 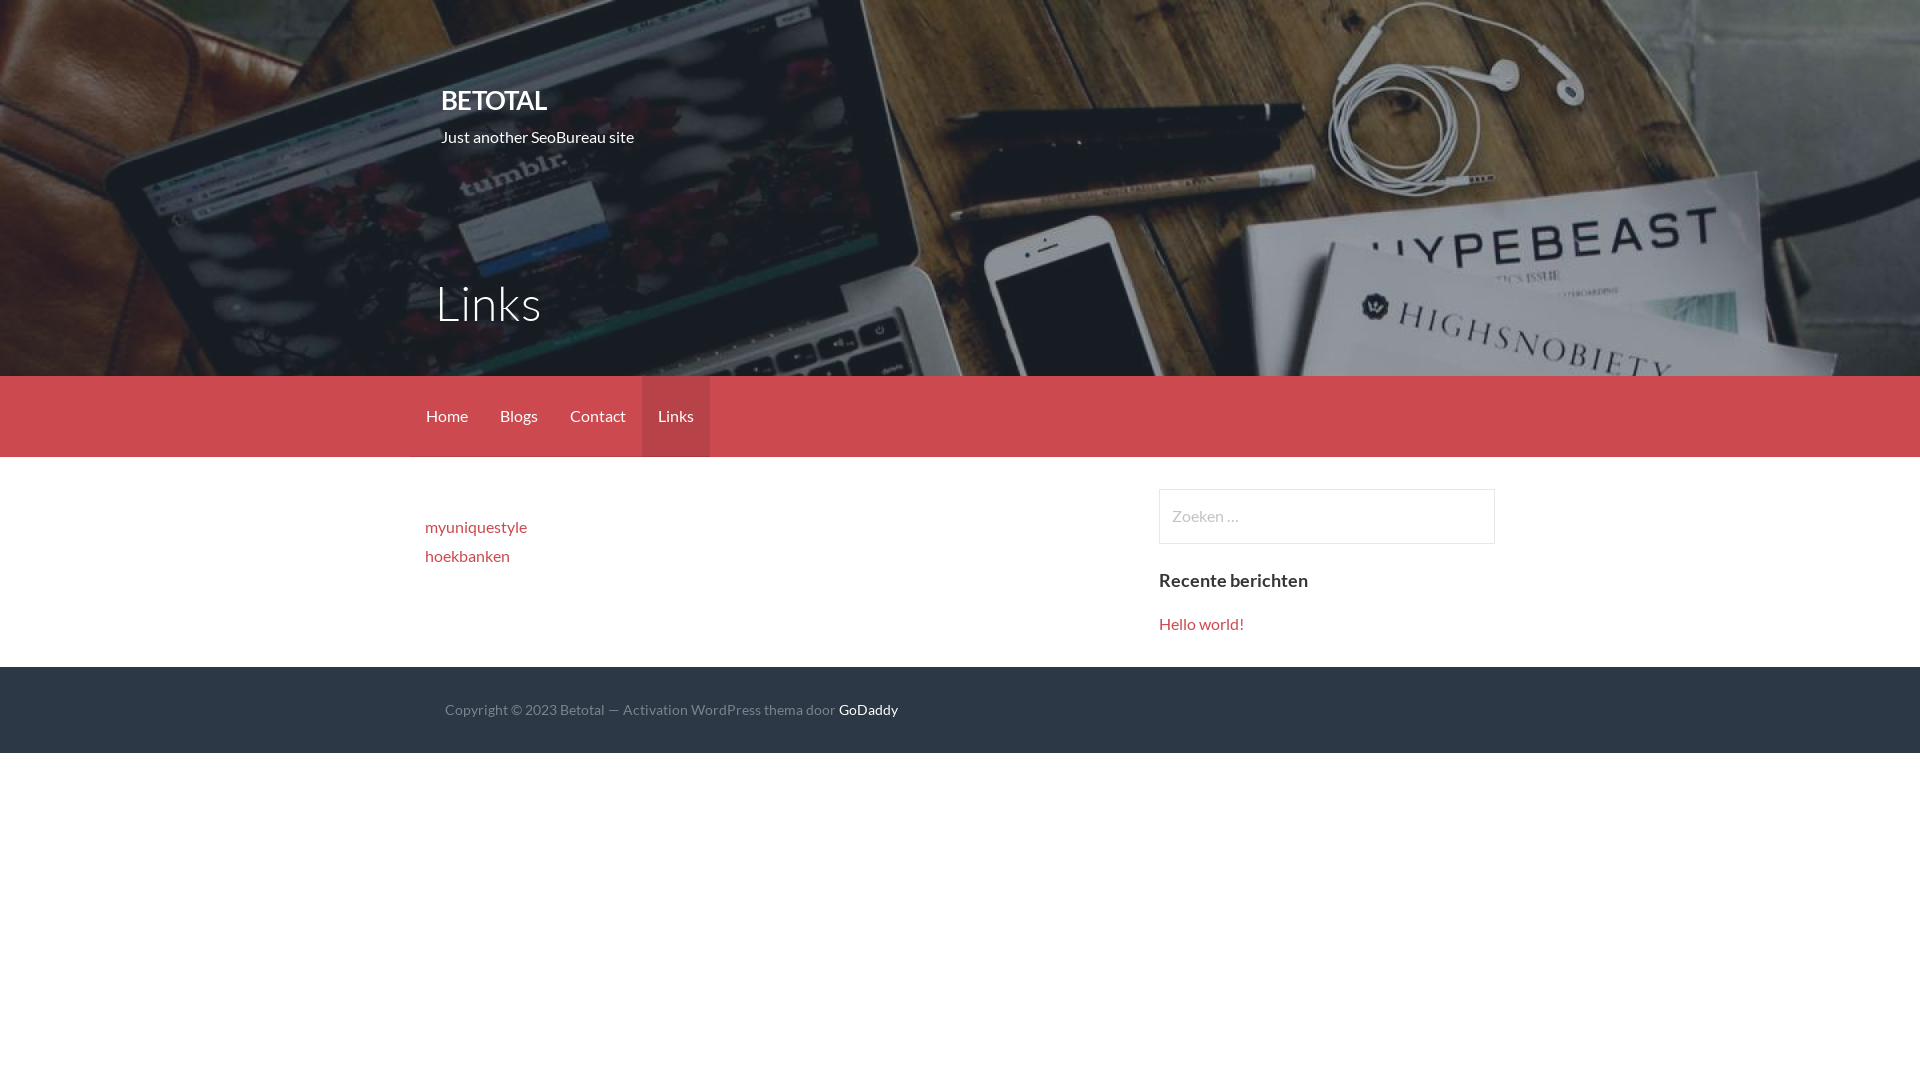 What do you see at coordinates (676, 415) in the screenshot?
I see `'Links'` at bounding box center [676, 415].